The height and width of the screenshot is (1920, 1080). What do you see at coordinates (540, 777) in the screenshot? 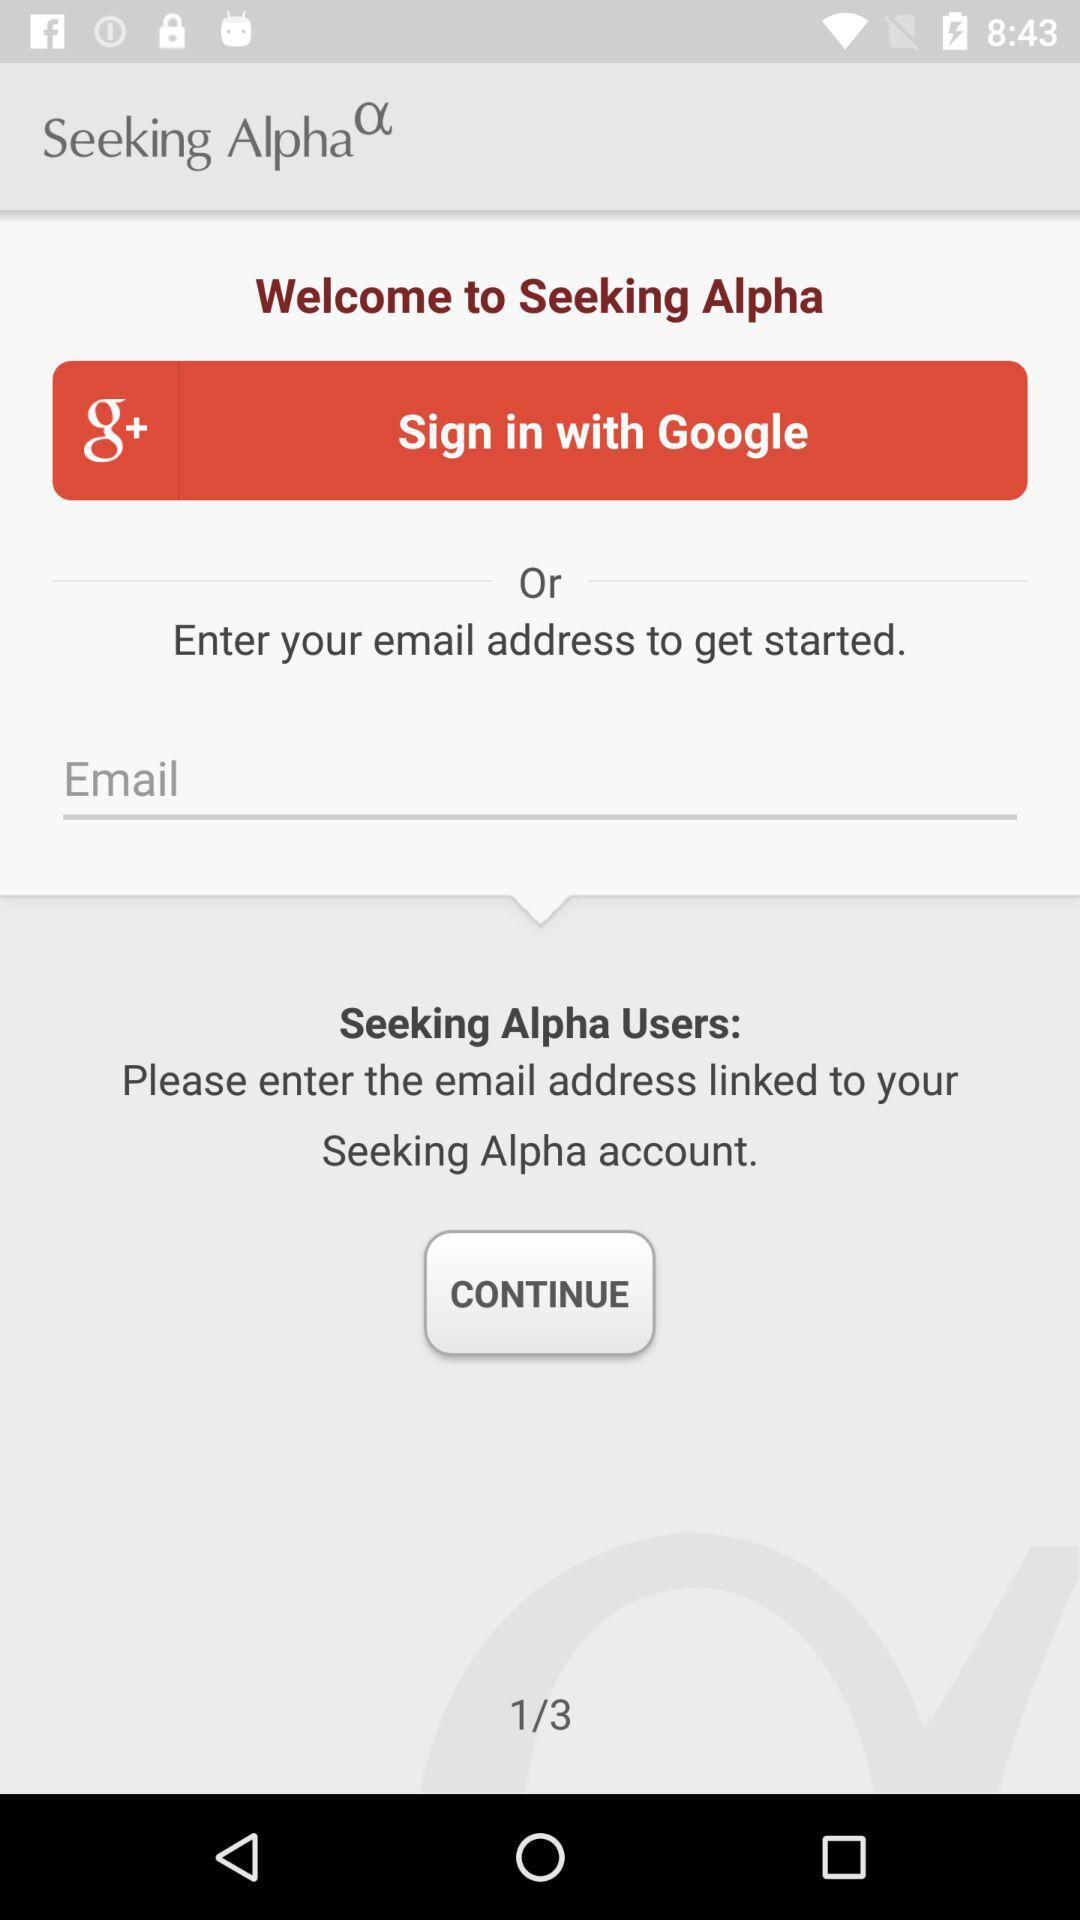
I see `the icon below the enter your email` at bounding box center [540, 777].